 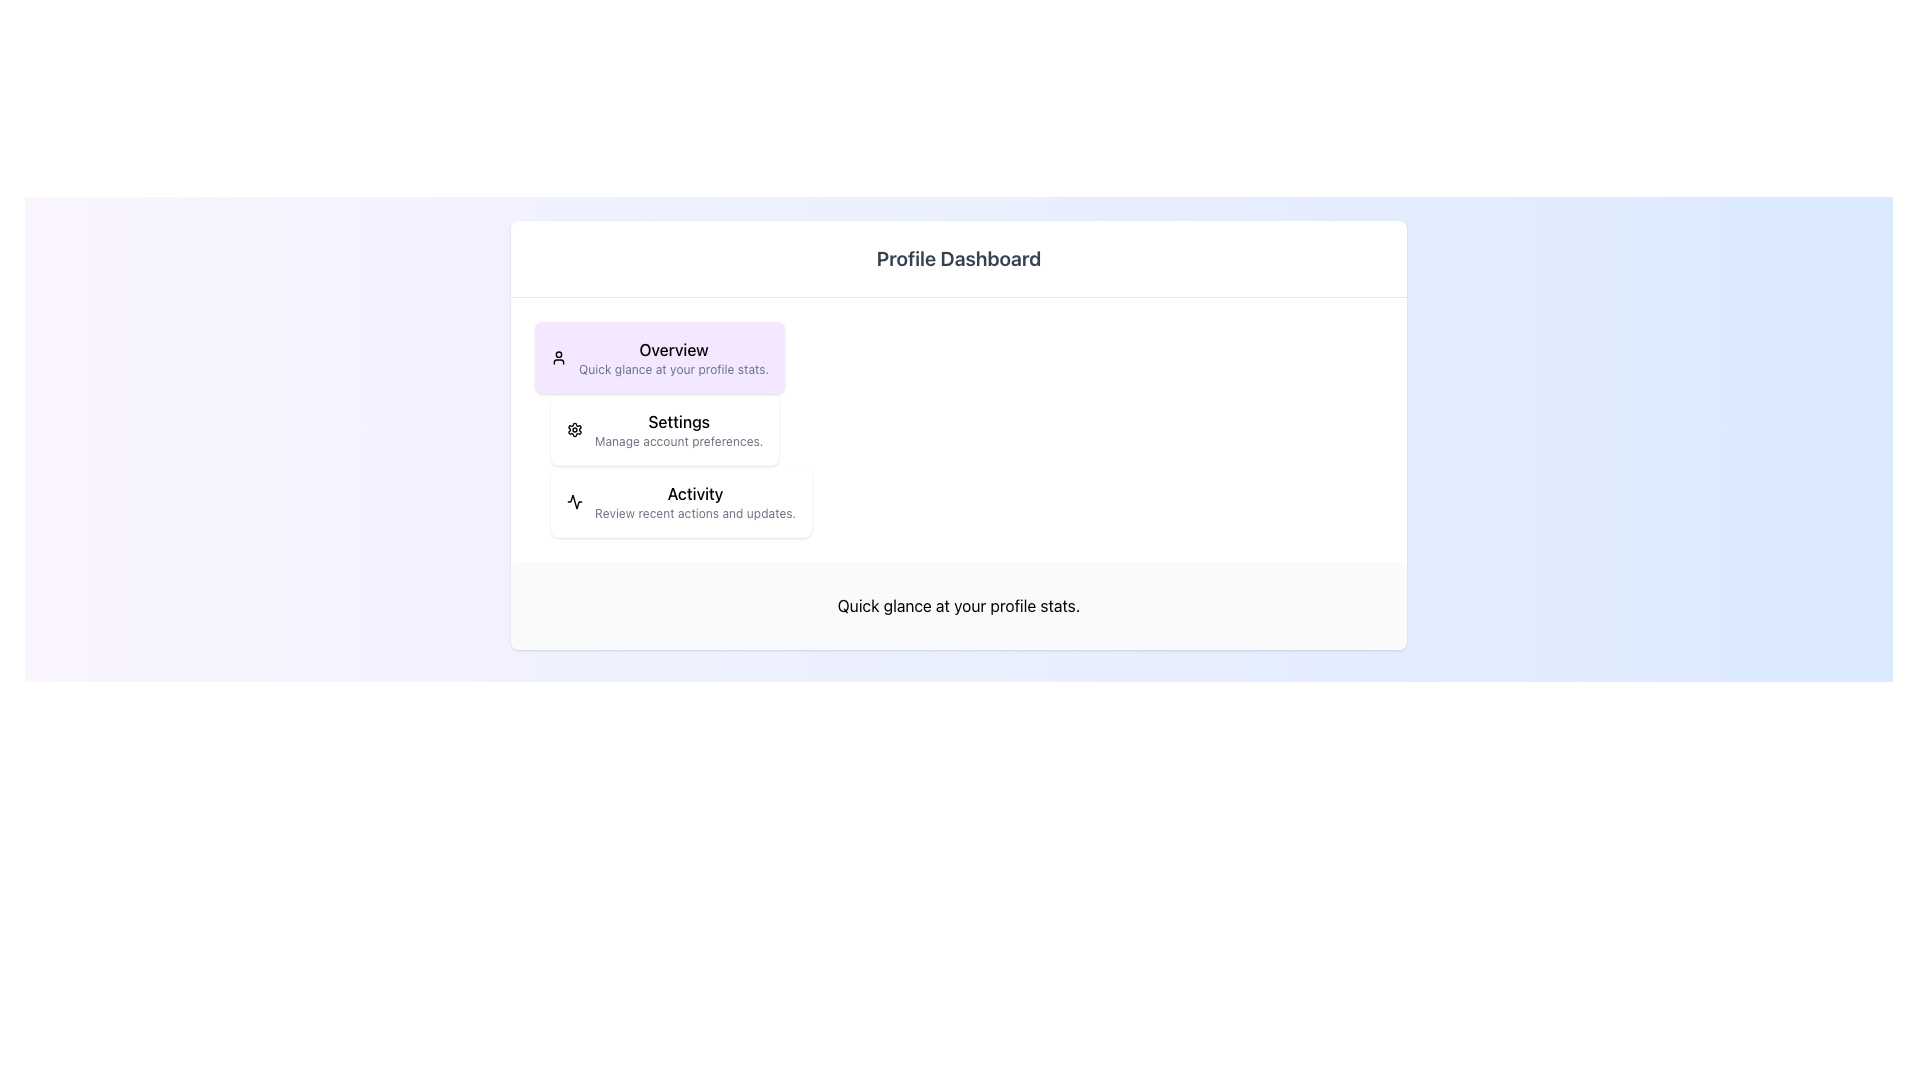 What do you see at coordinates (574, 428) in the screenshot?
I see `the gear-shaped icon indicating settings functionality, located to the left of the text 'Settings' within a vertical list` at bounding box center [574, 428].